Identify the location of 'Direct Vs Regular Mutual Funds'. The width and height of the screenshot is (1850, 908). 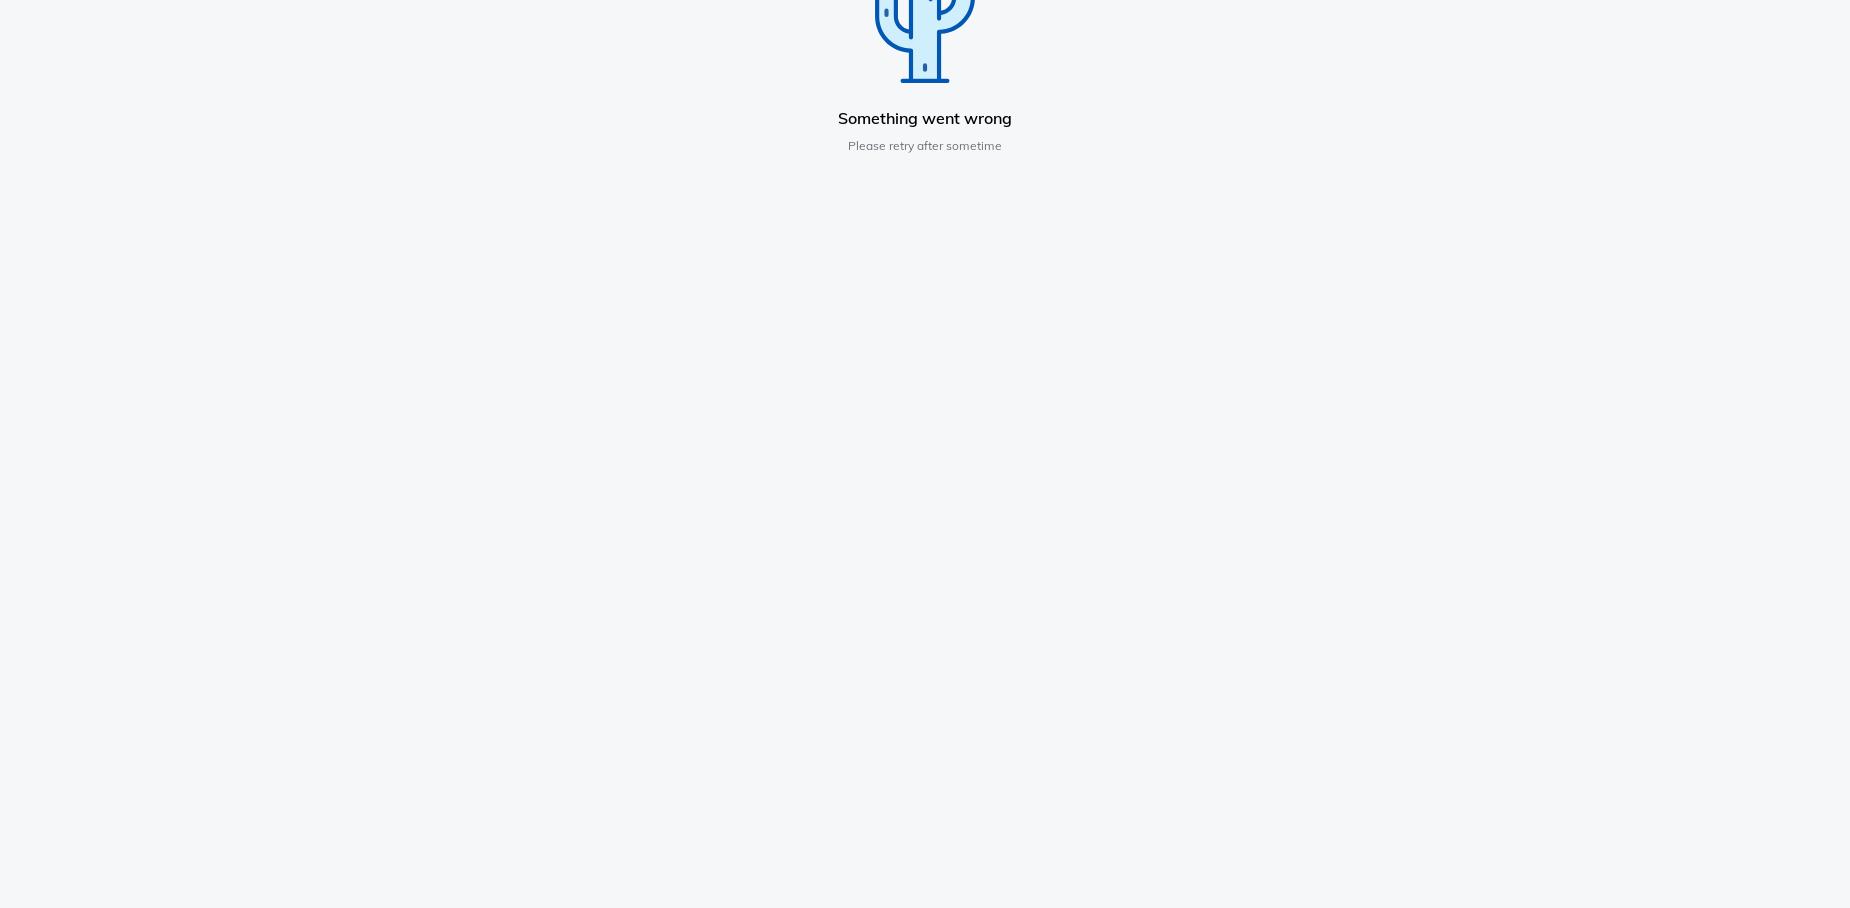
(898, 727).